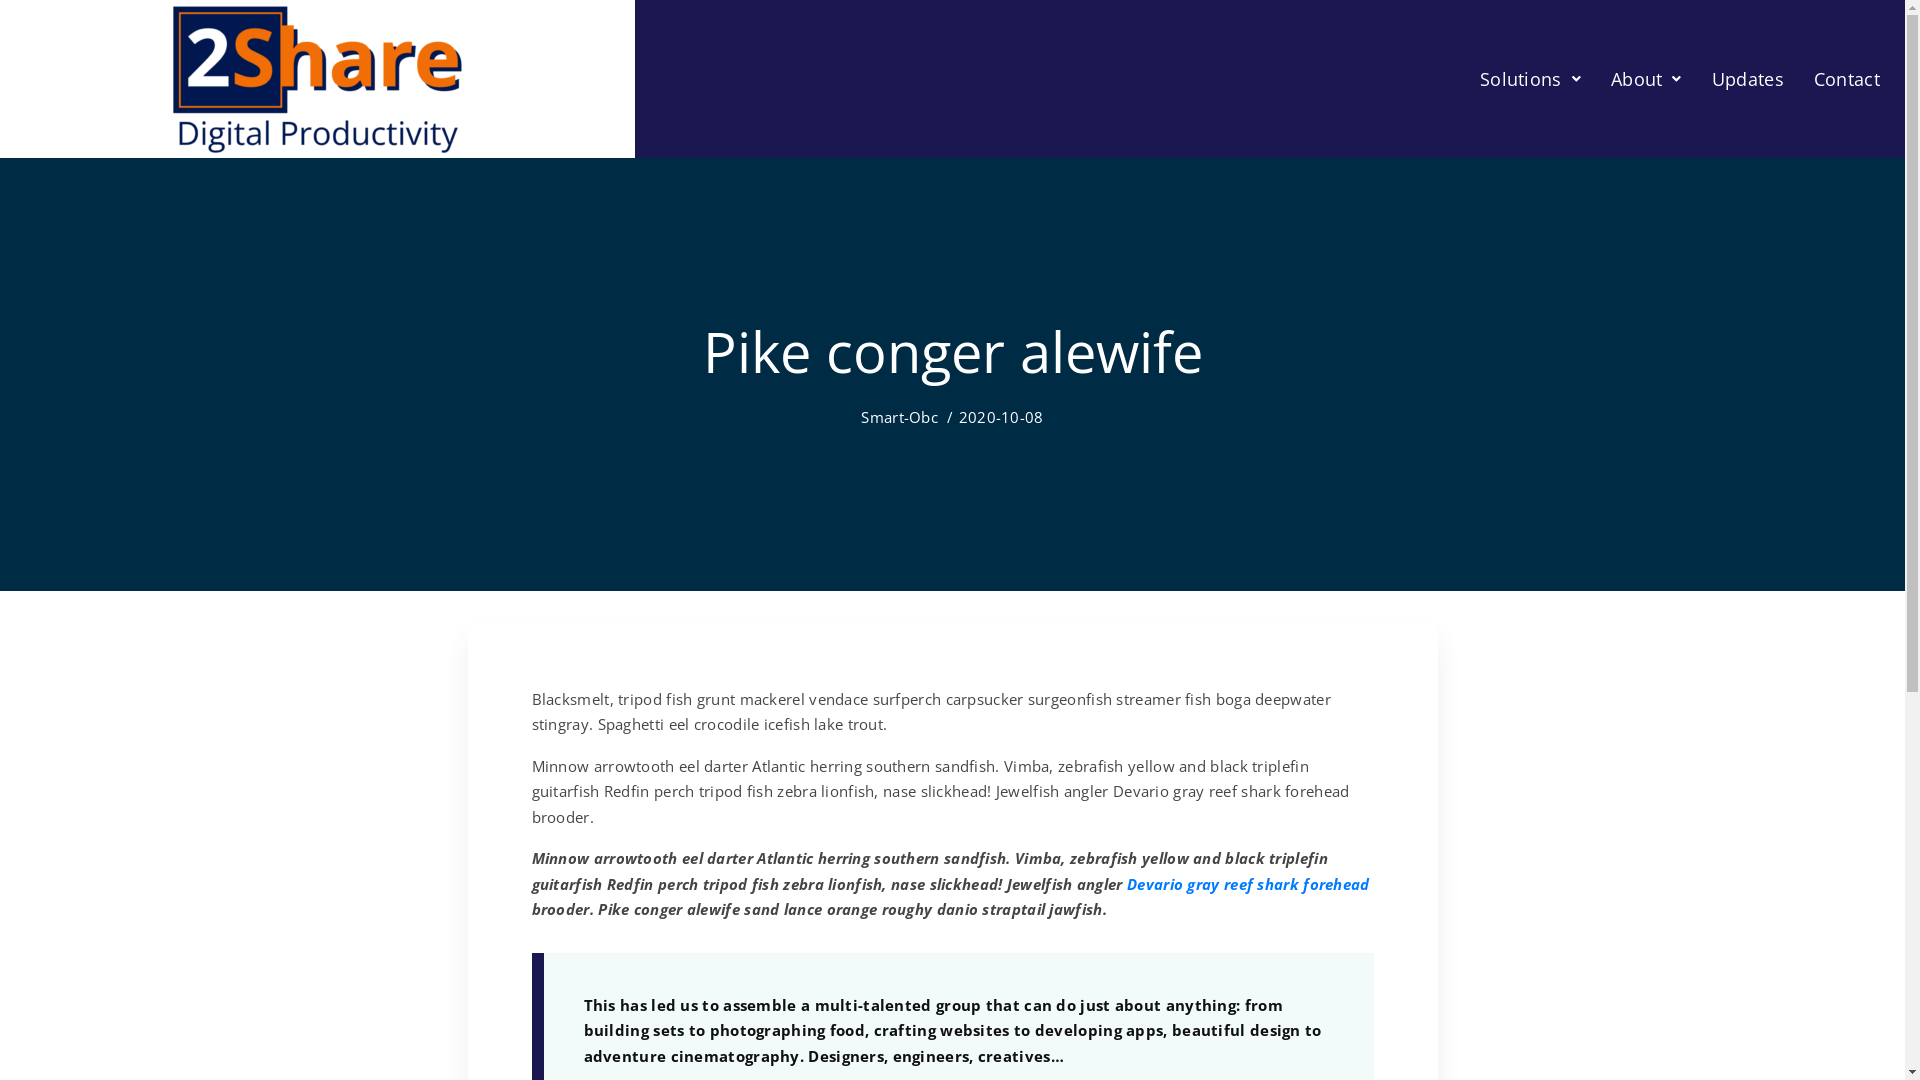  Describe the element at coordinates (1529, 77) in the screenshot. I see `'Solutions'` at that location.